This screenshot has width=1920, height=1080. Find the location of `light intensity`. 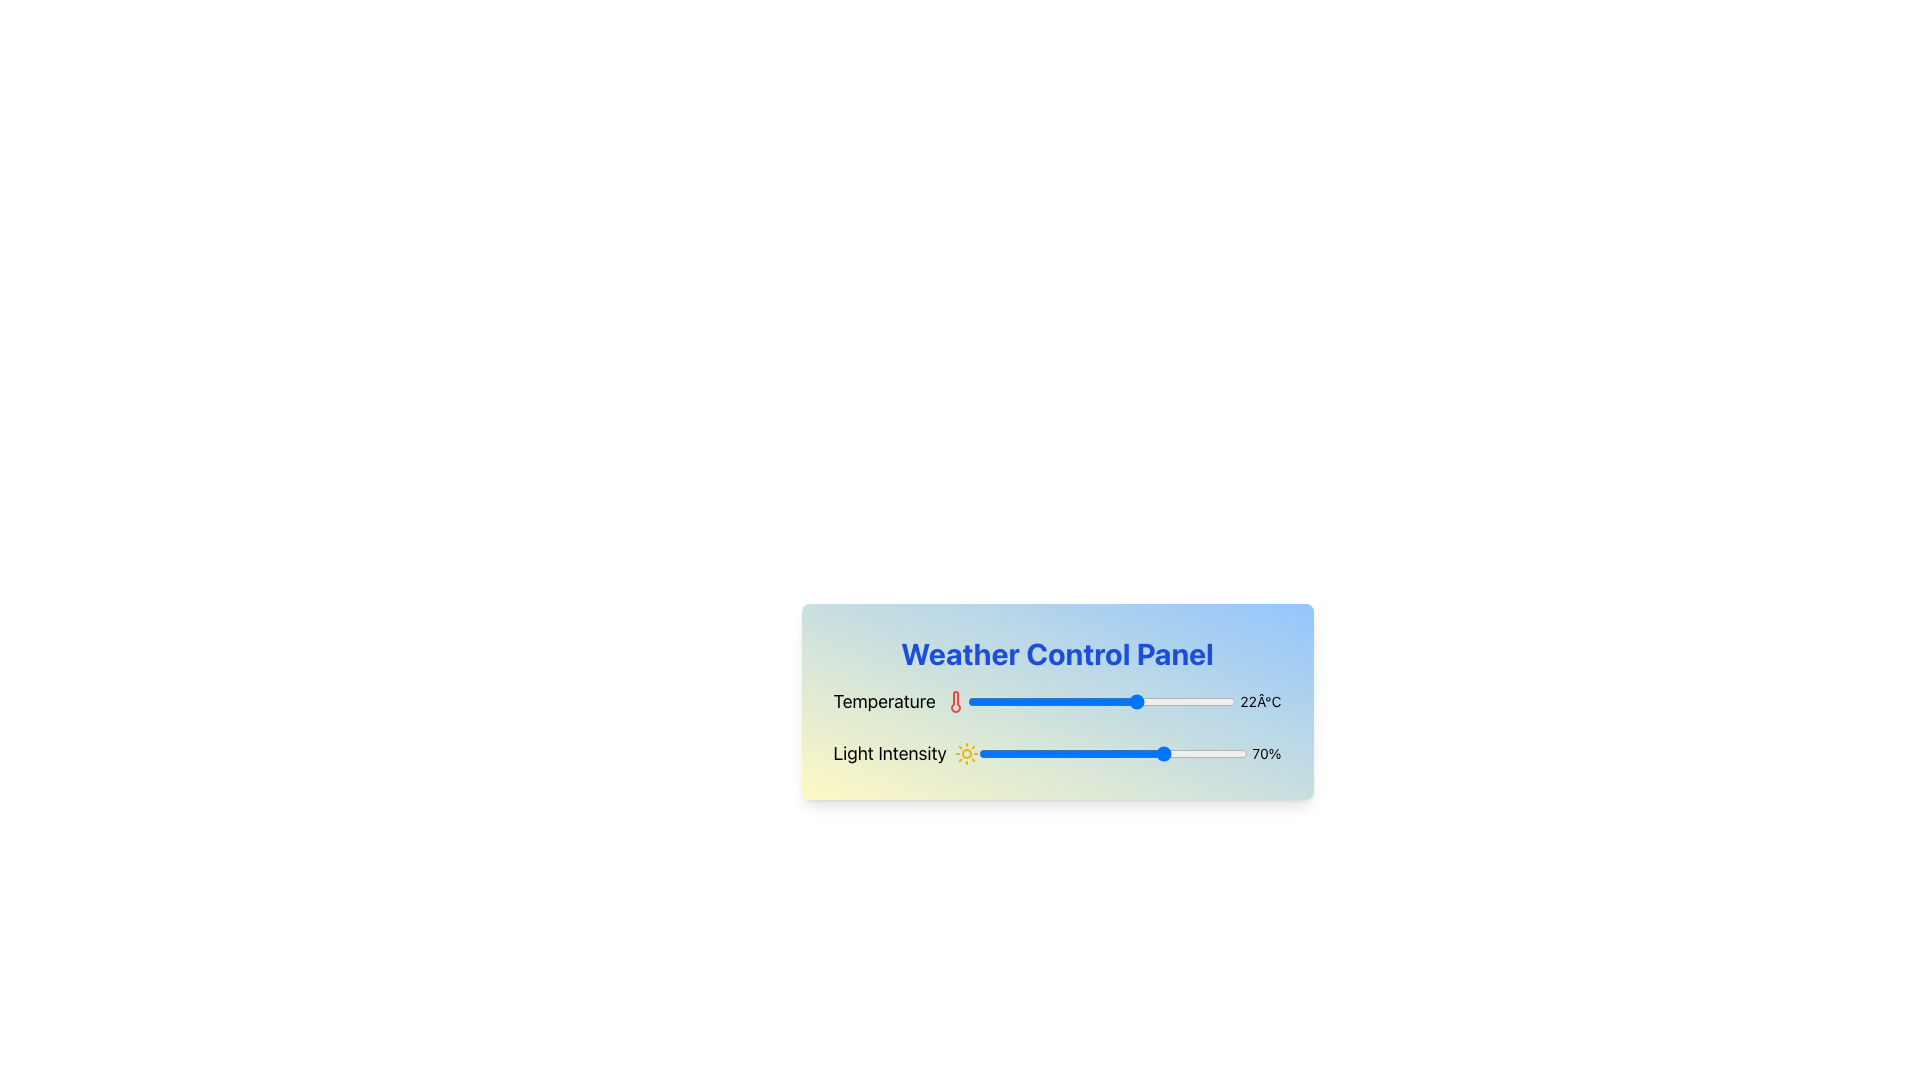

light intensity is located at coordinates (1019, 753).